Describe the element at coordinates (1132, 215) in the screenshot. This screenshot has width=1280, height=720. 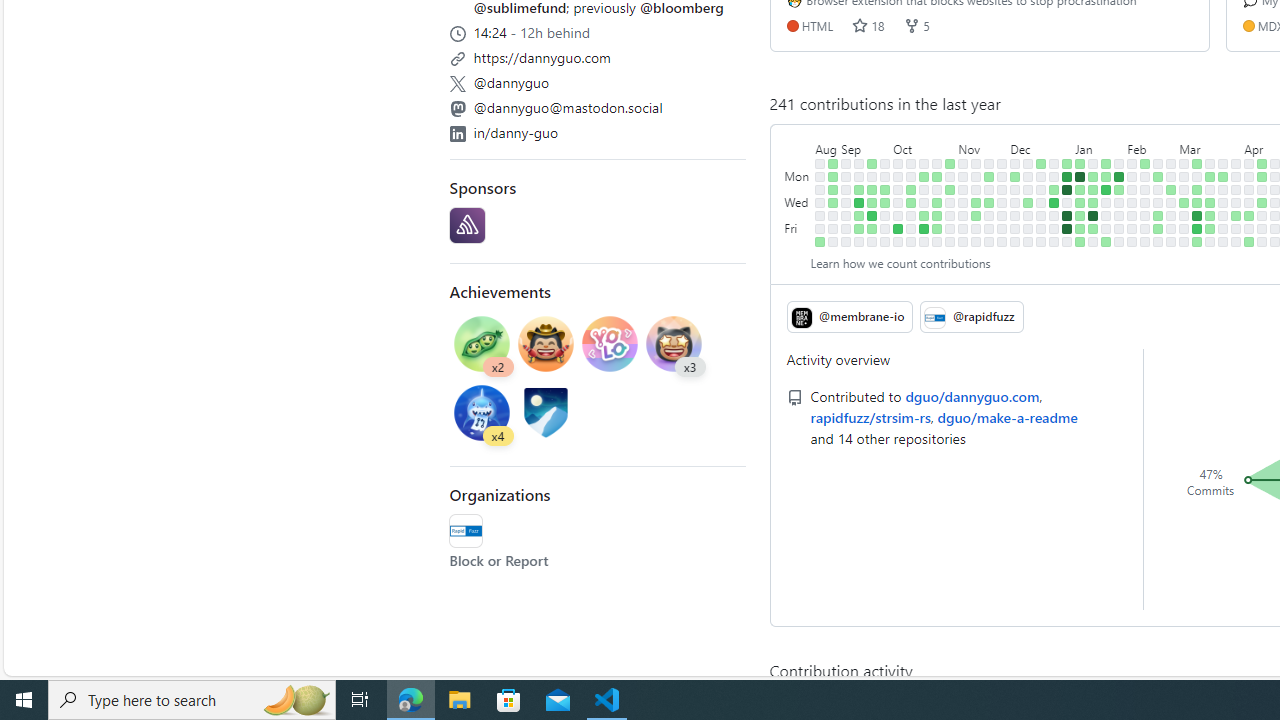
I see `'No contributions on February 8th.'` at that location.